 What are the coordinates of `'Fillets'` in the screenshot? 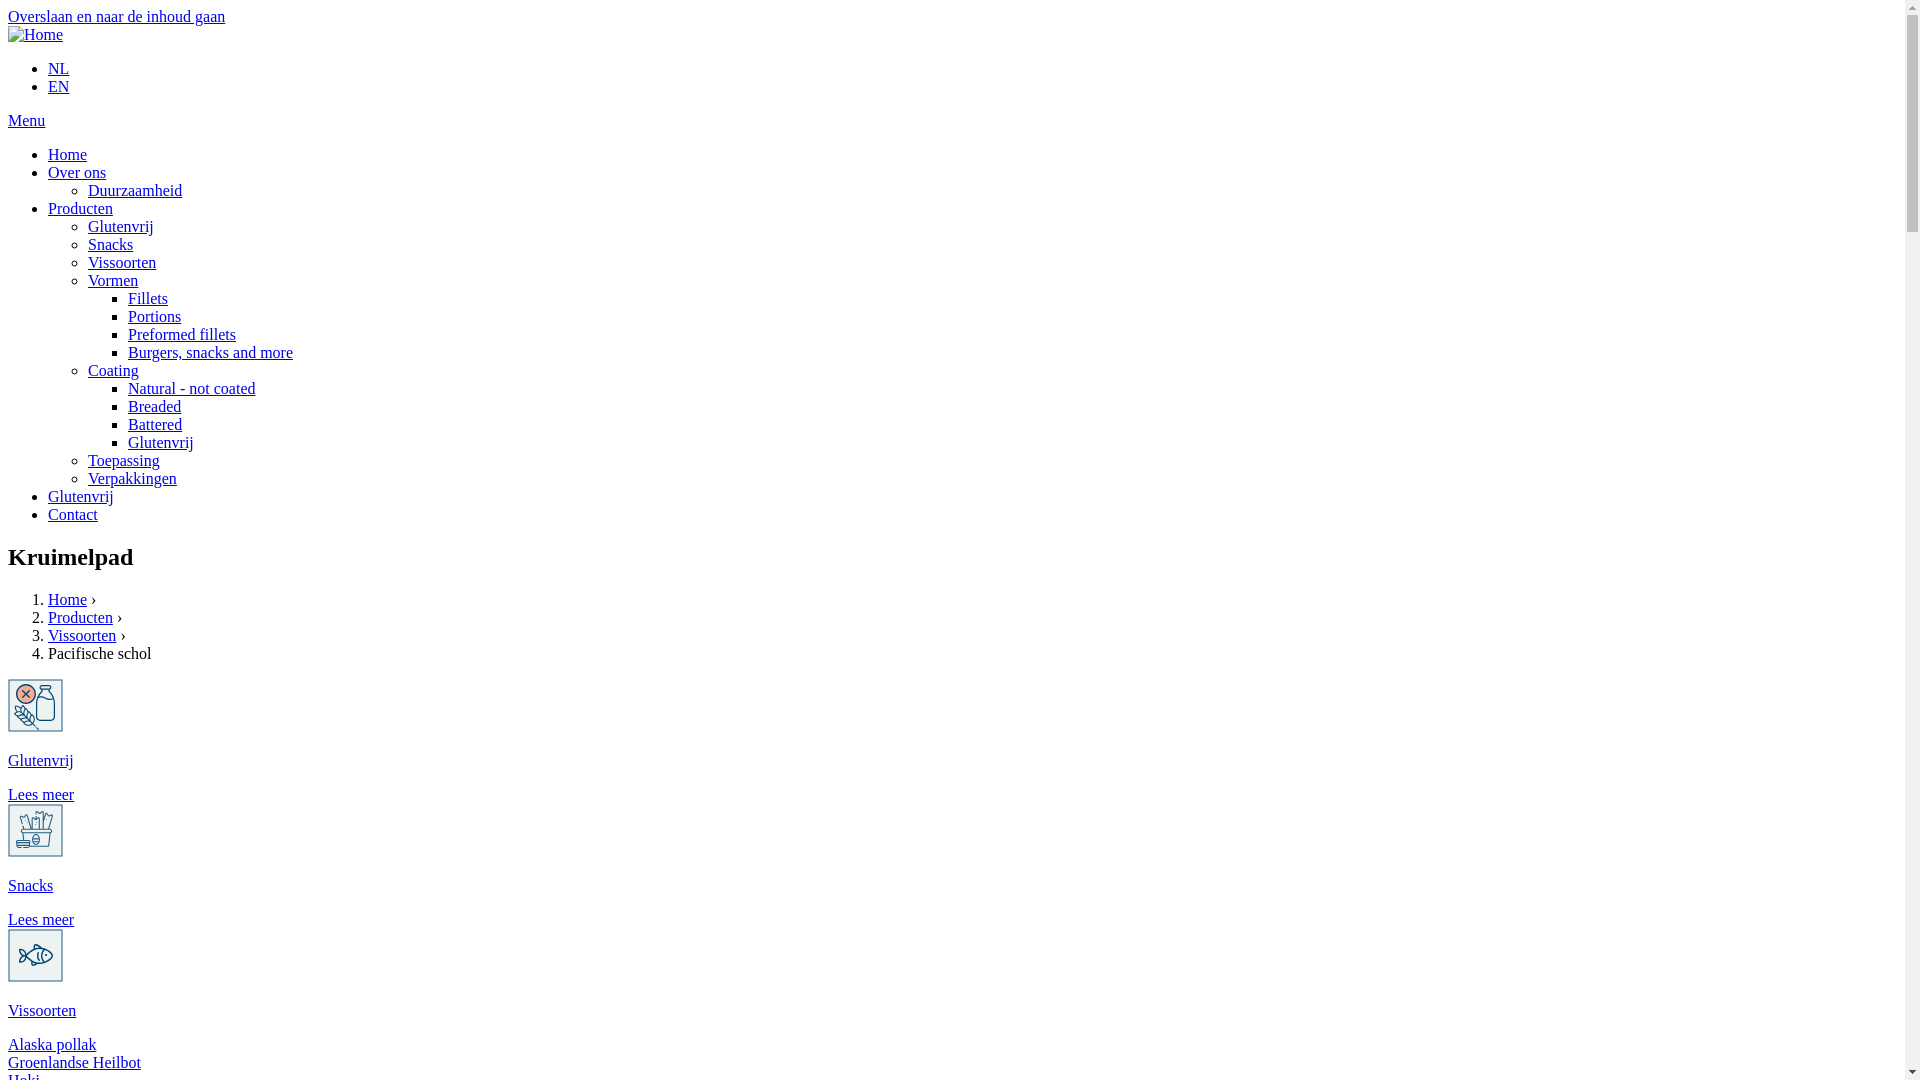 It's located at (127, 298).